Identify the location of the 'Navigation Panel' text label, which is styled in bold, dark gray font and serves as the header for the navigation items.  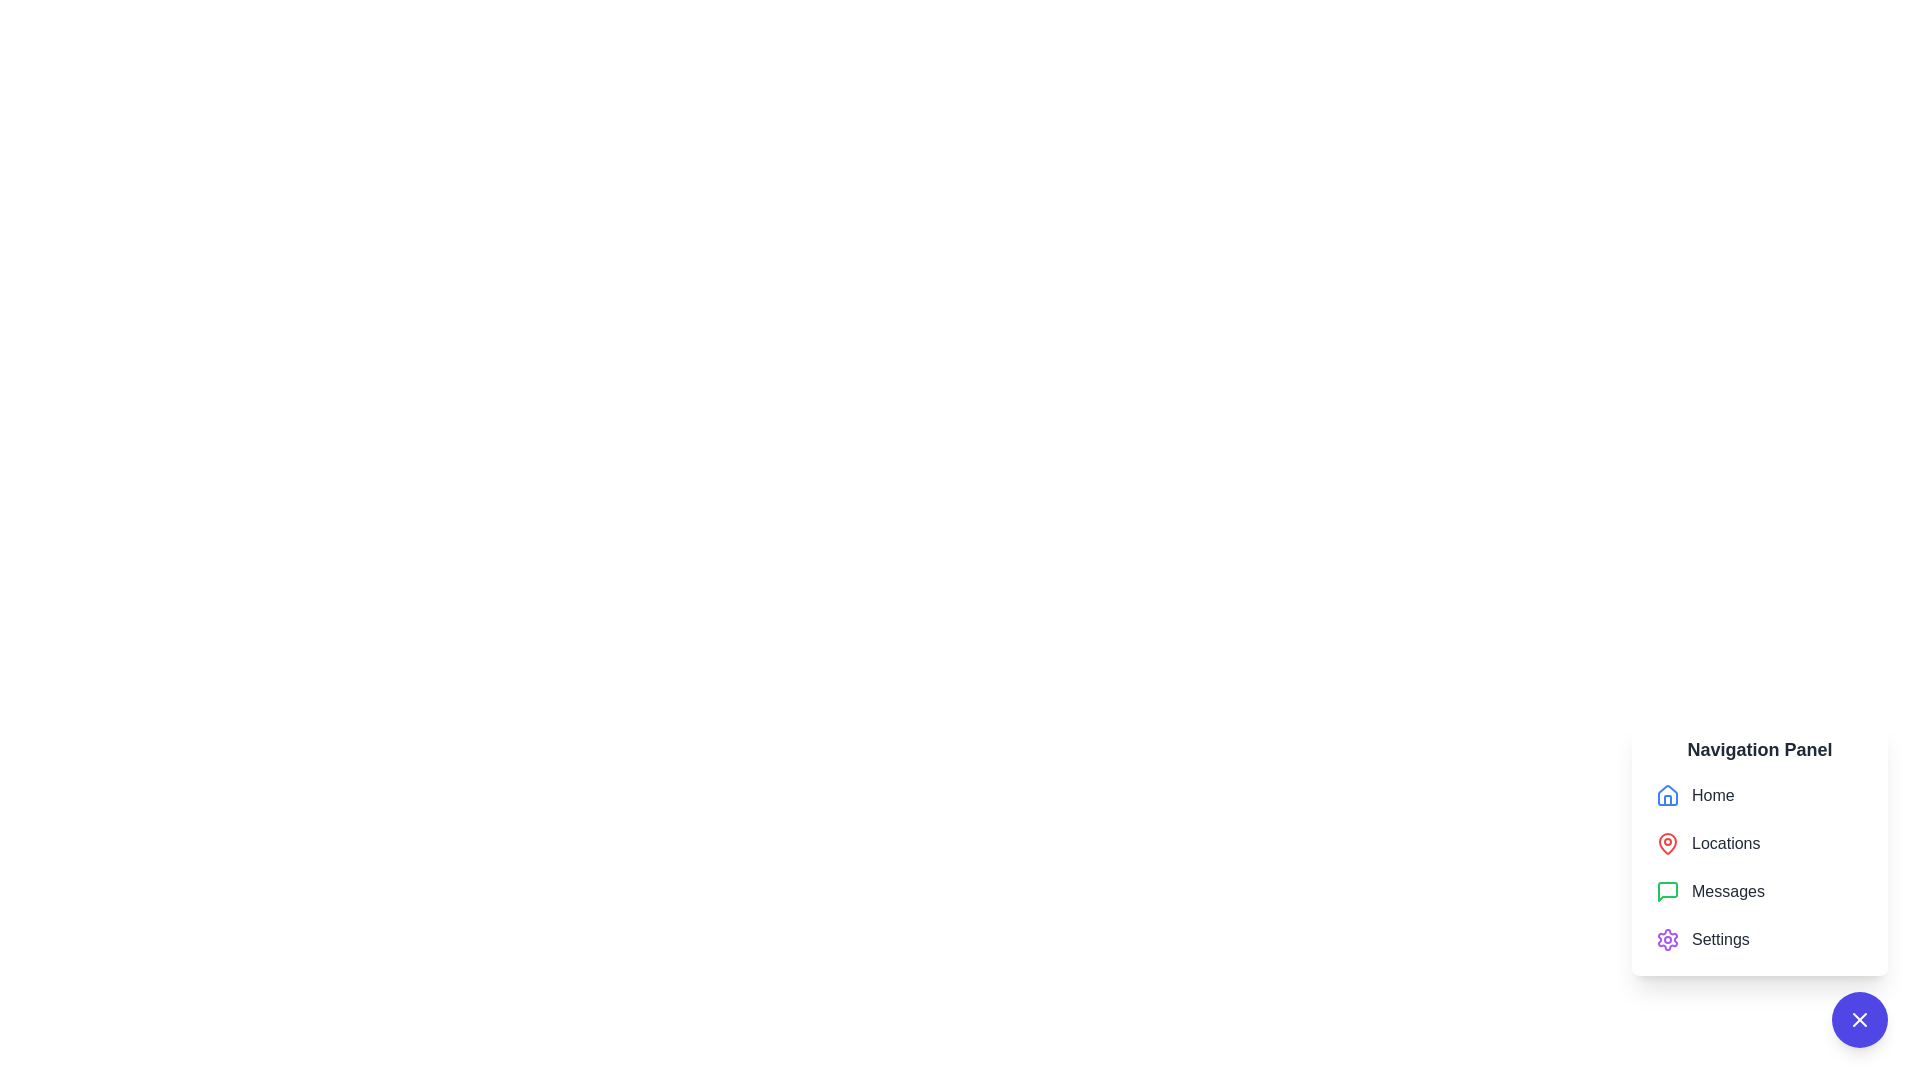
(1760, 749).